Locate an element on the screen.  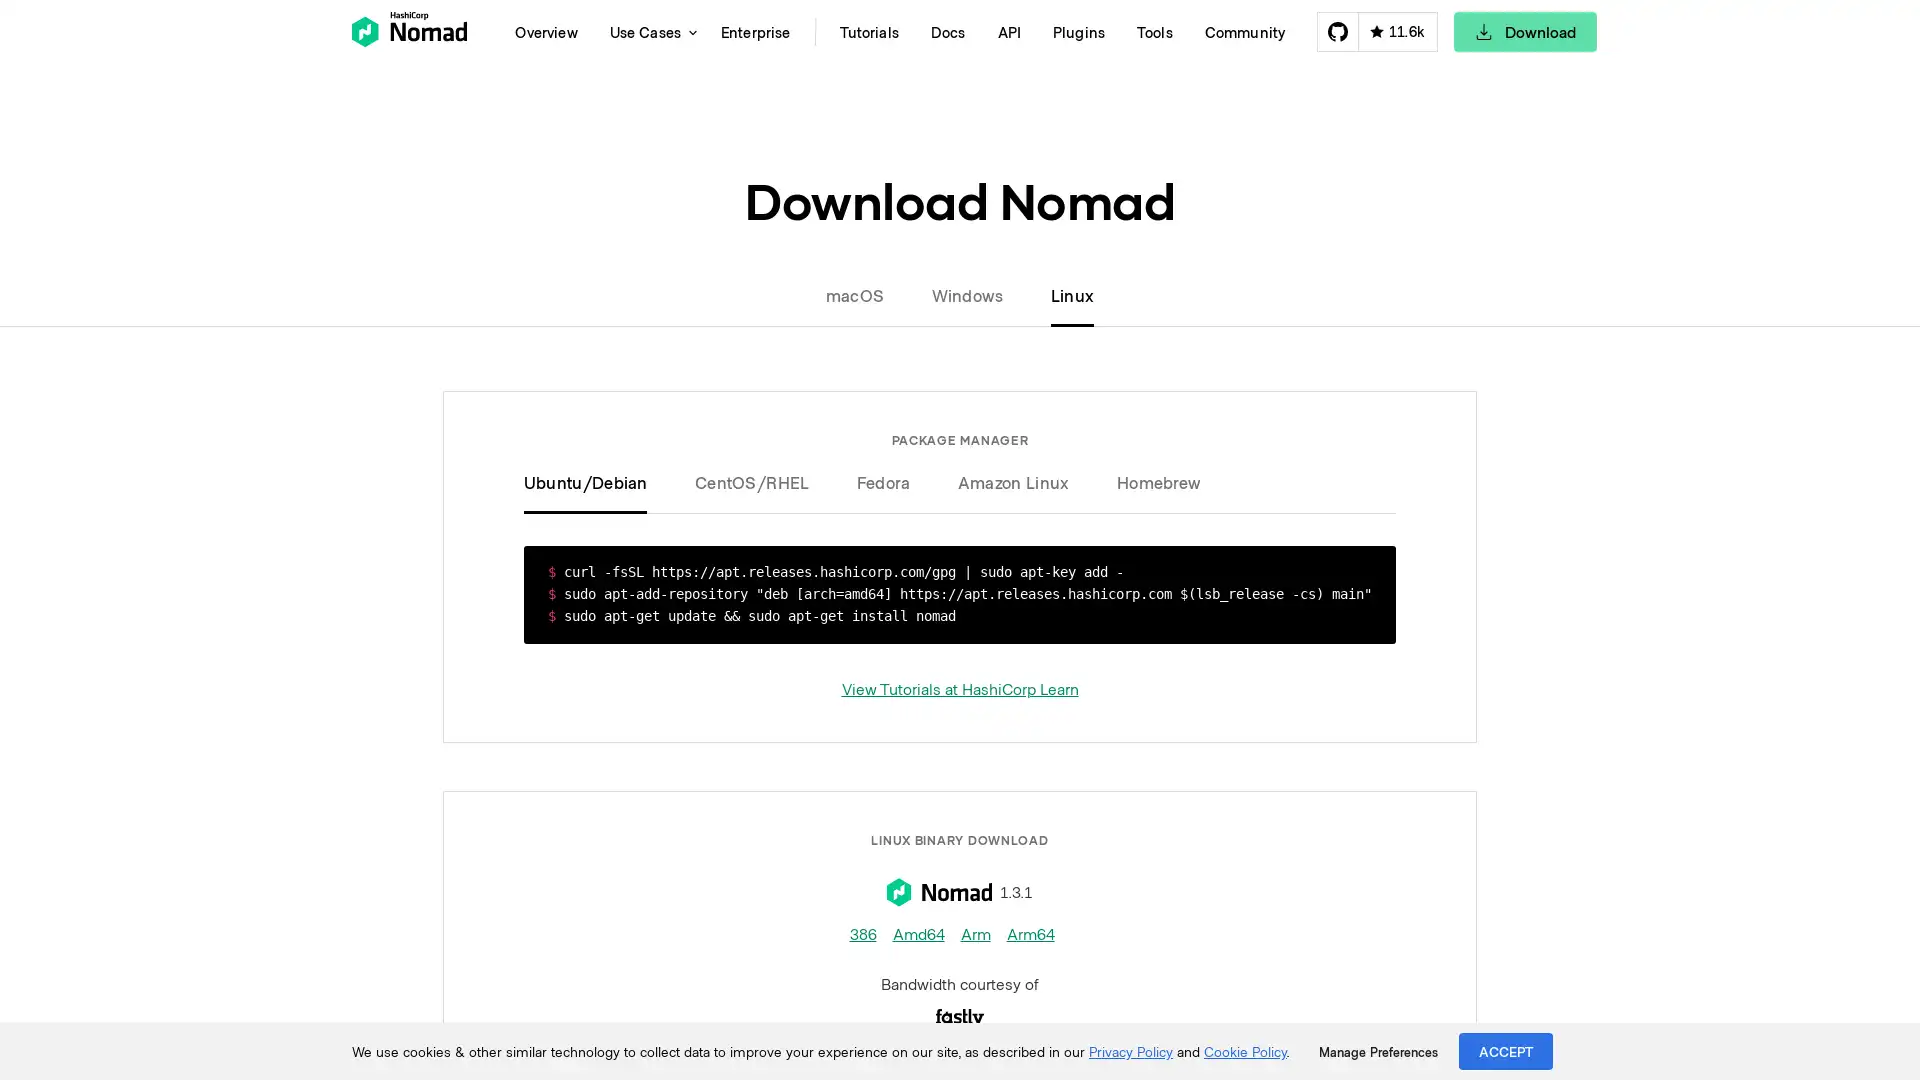
ACCEPT is located at coordinates (1506, 1050).